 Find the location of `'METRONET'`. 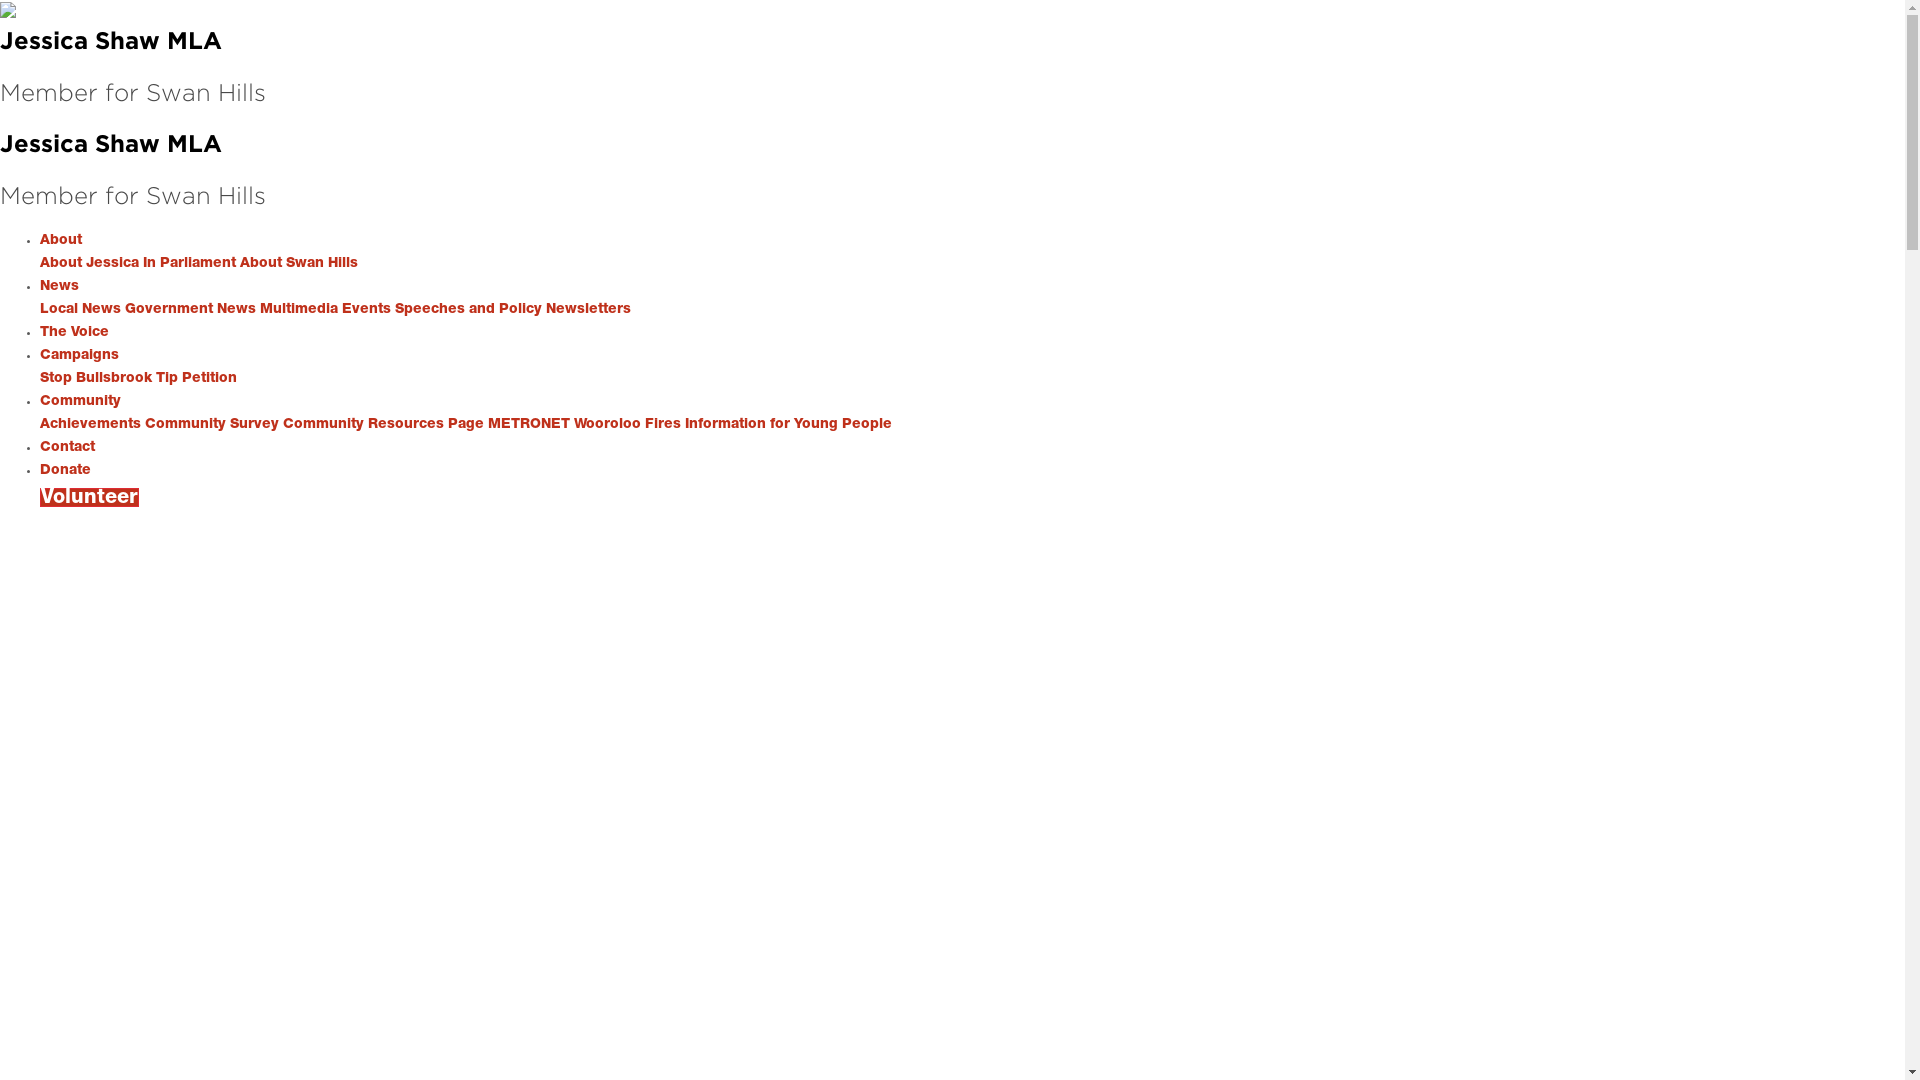

'METRONET' is located at coordinates (528, 423).